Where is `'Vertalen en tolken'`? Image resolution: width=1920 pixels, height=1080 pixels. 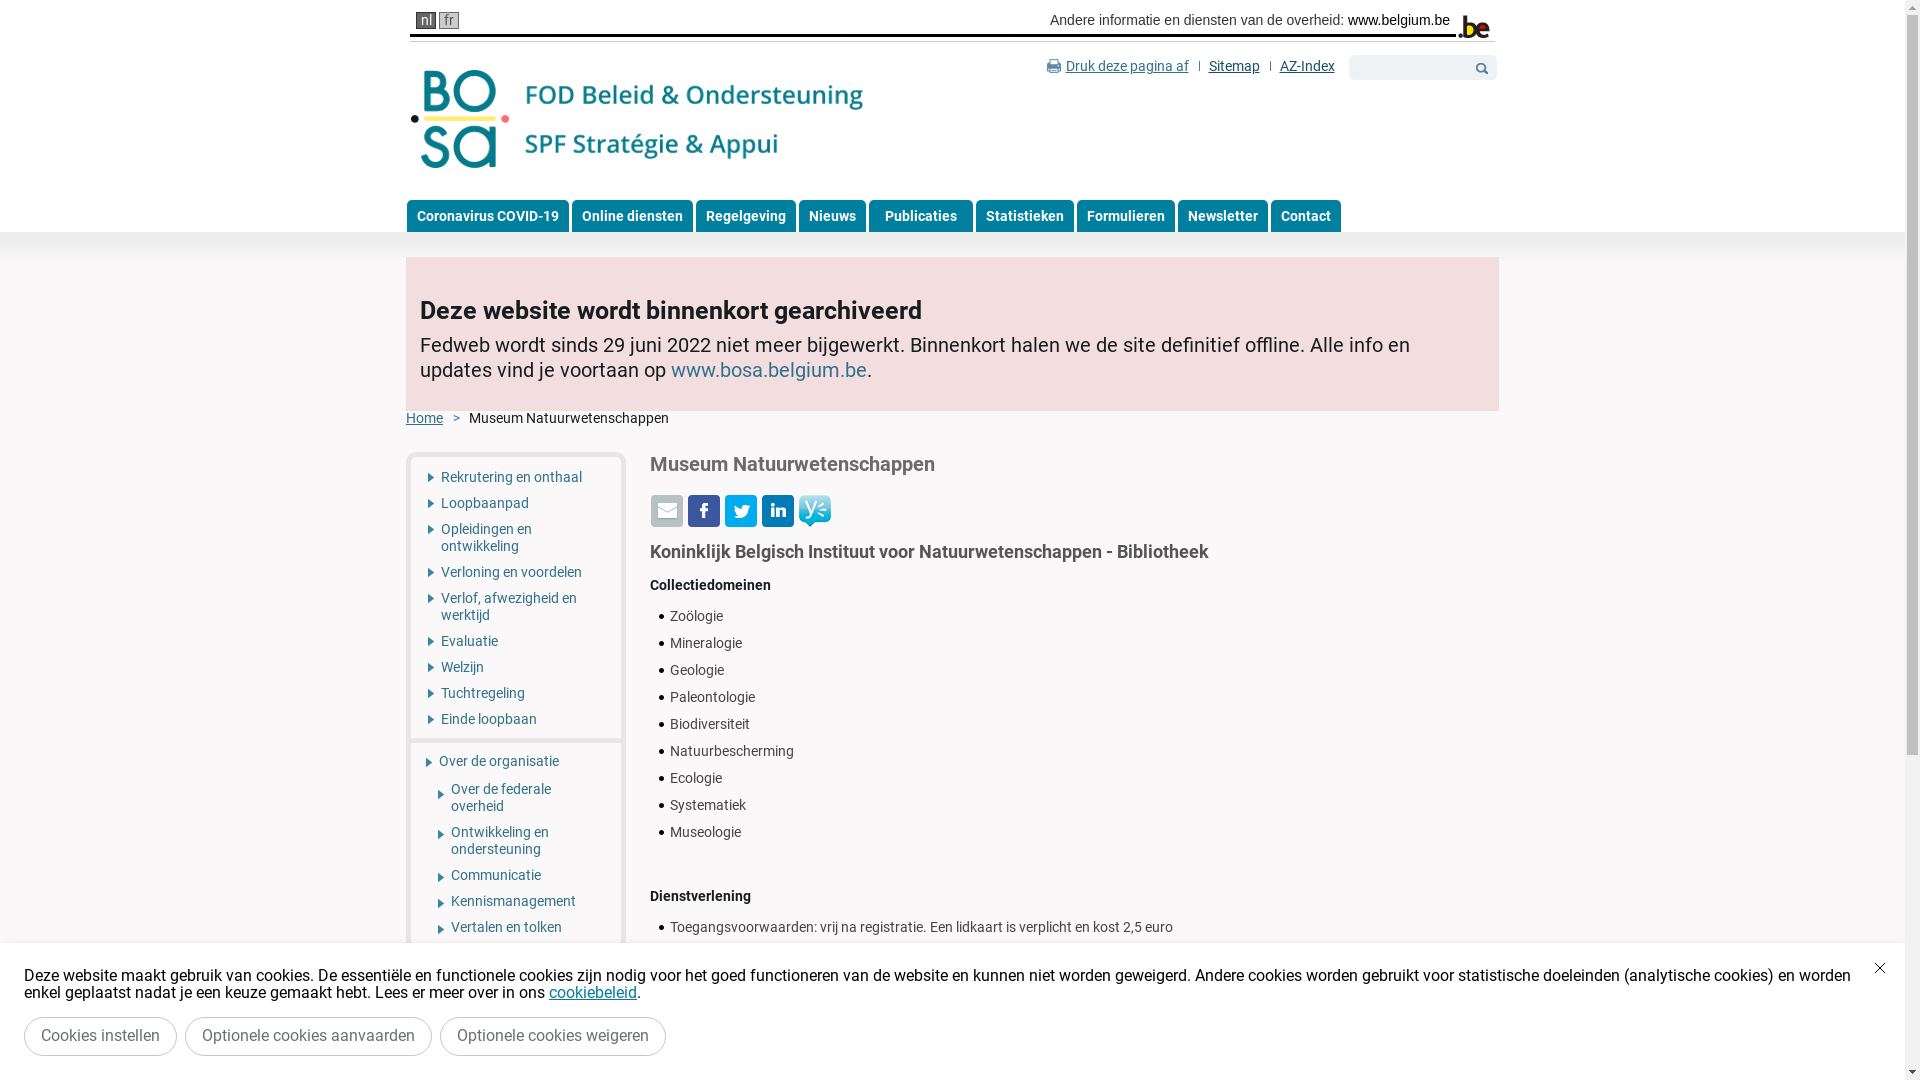
'Vertalen en tolken' is located at coordinates (410, 926).